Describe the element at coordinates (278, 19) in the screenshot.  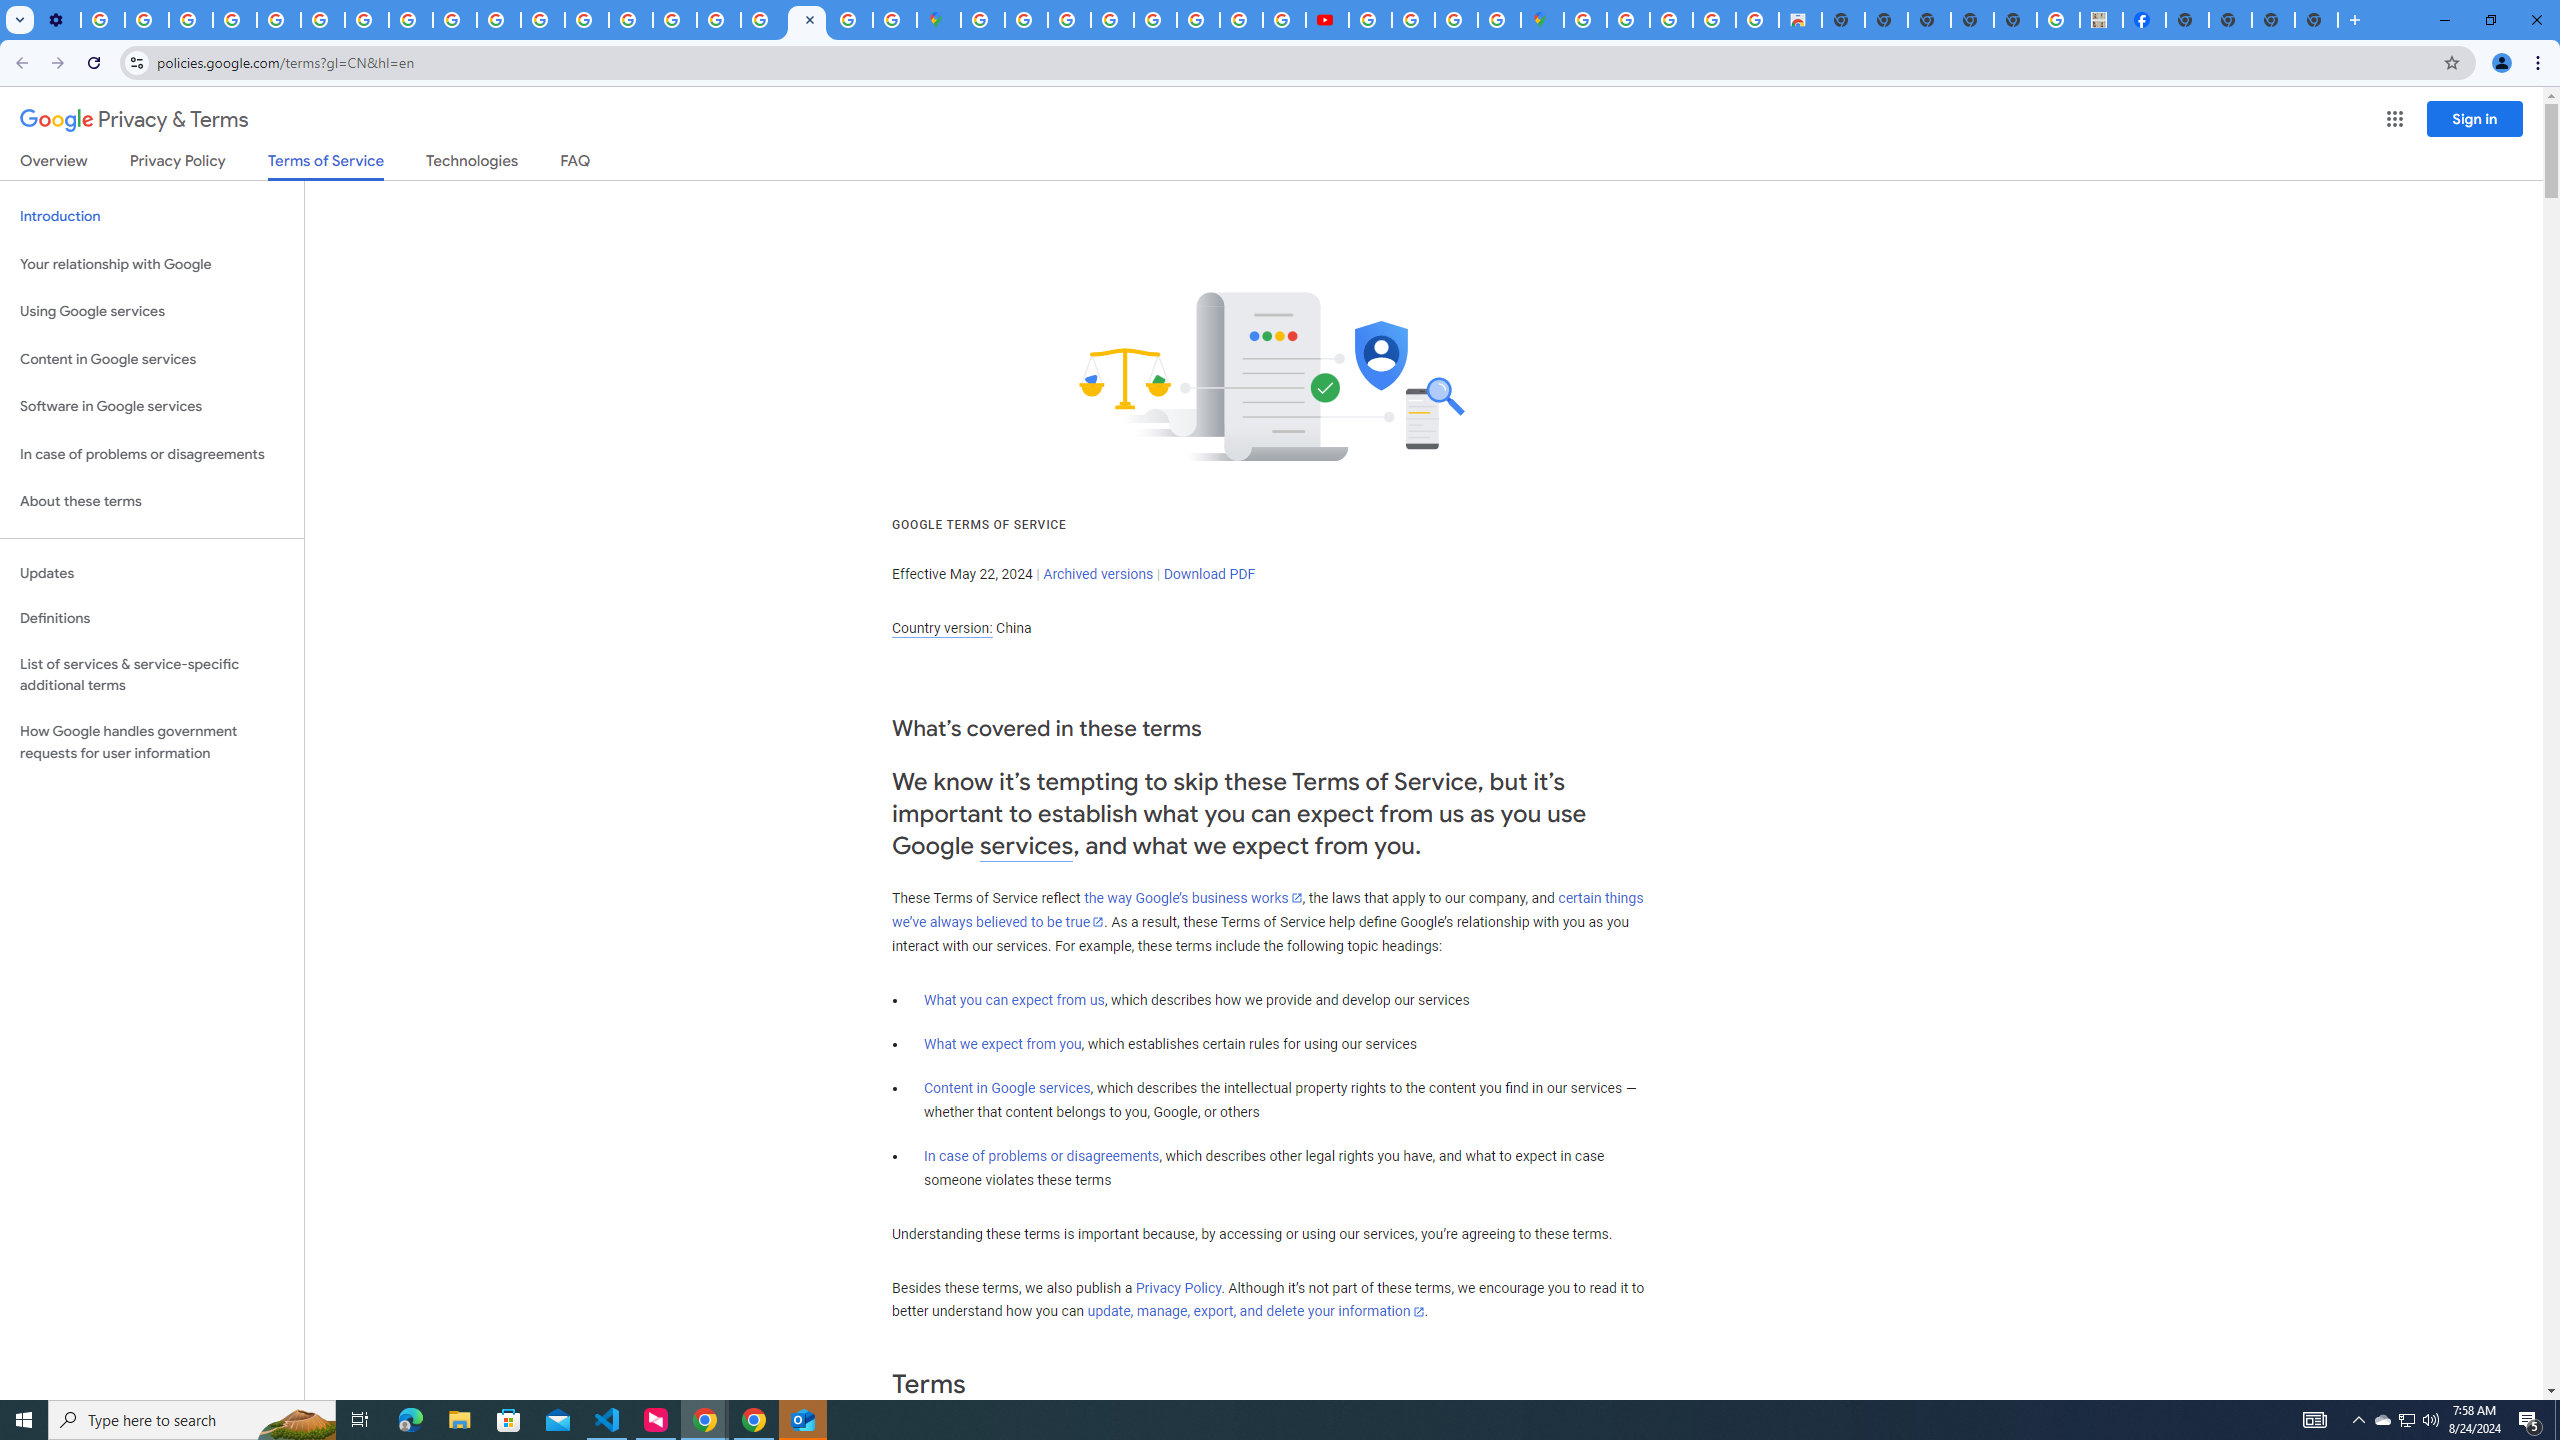
I see `'Privacy Help Center - Policies Help'` at that location.